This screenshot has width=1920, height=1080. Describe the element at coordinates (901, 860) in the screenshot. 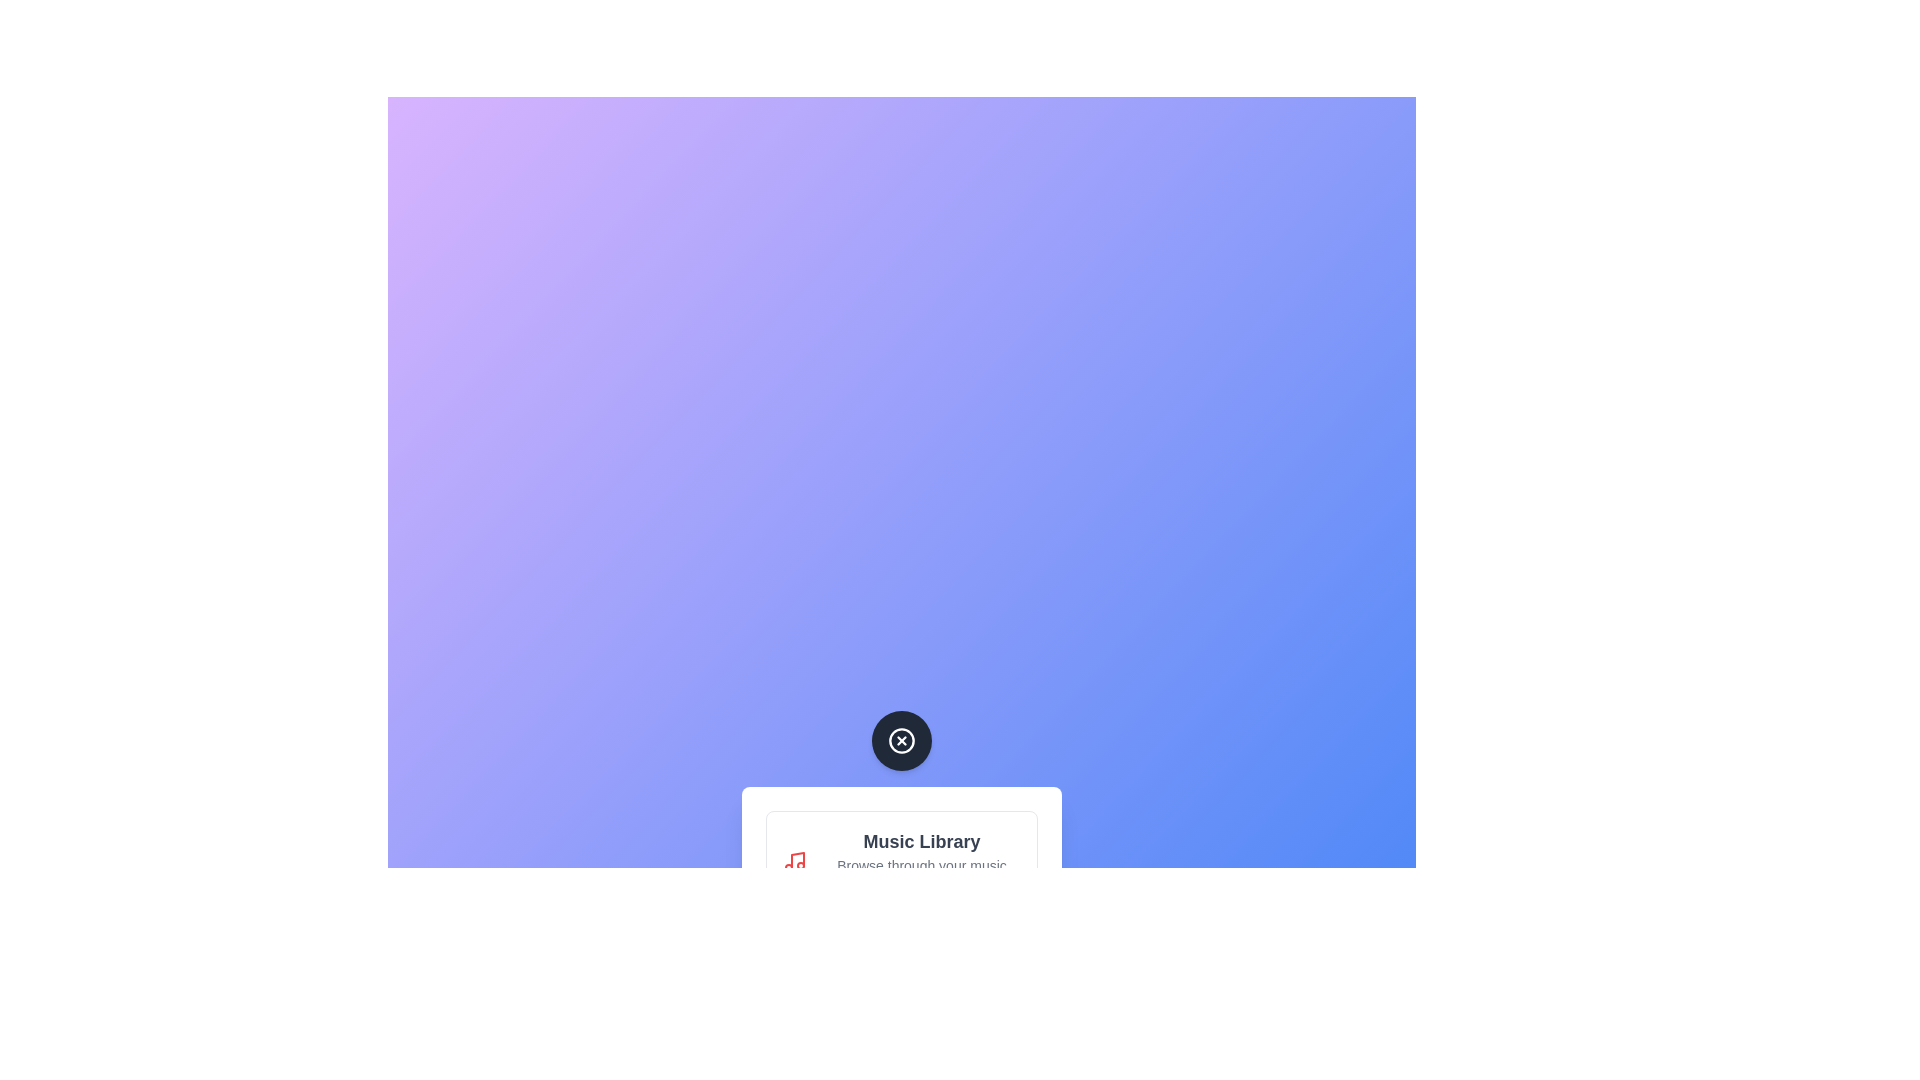

I see `the menu item labeled 'Music Library' to reveal its description` at that location.